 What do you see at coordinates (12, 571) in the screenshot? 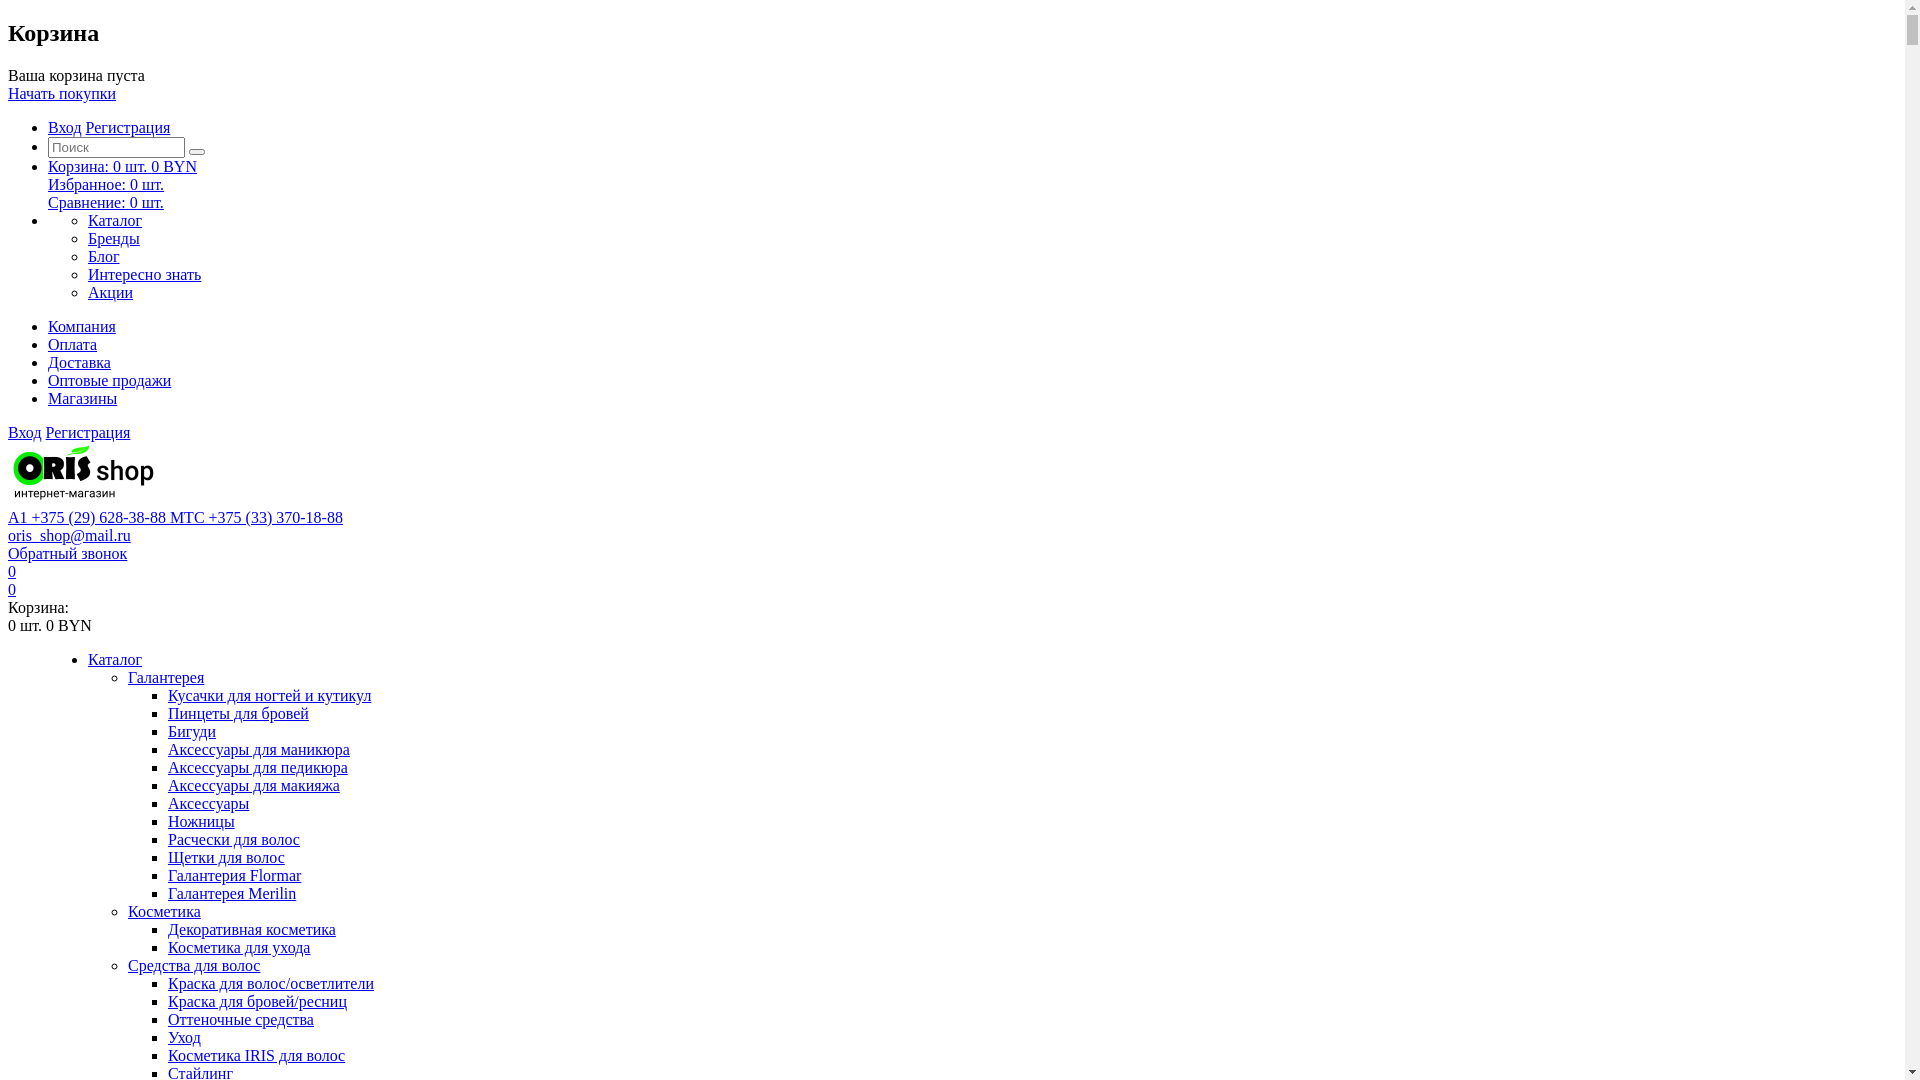
I see `'0'` at bounding box center [12, 571].